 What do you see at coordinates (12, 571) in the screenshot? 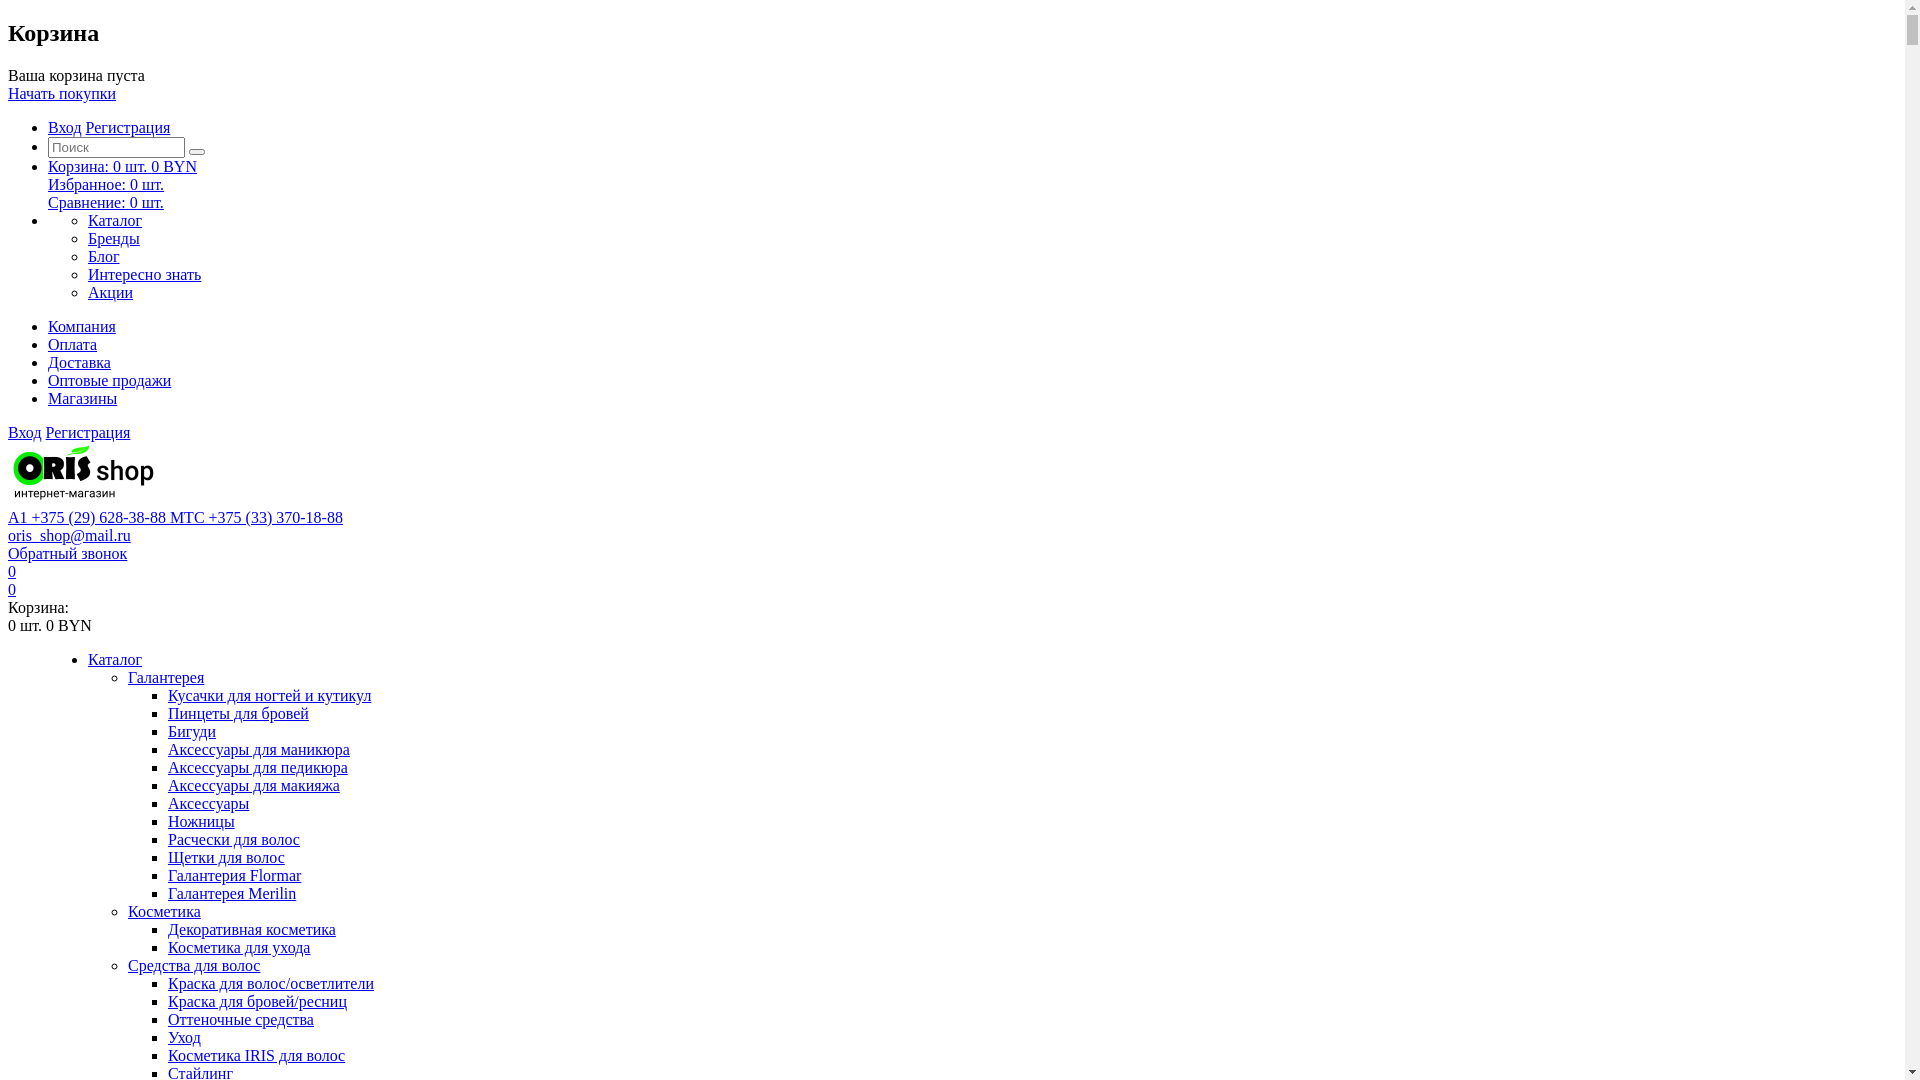
I see `'0'` at bounding box center [12, 571].